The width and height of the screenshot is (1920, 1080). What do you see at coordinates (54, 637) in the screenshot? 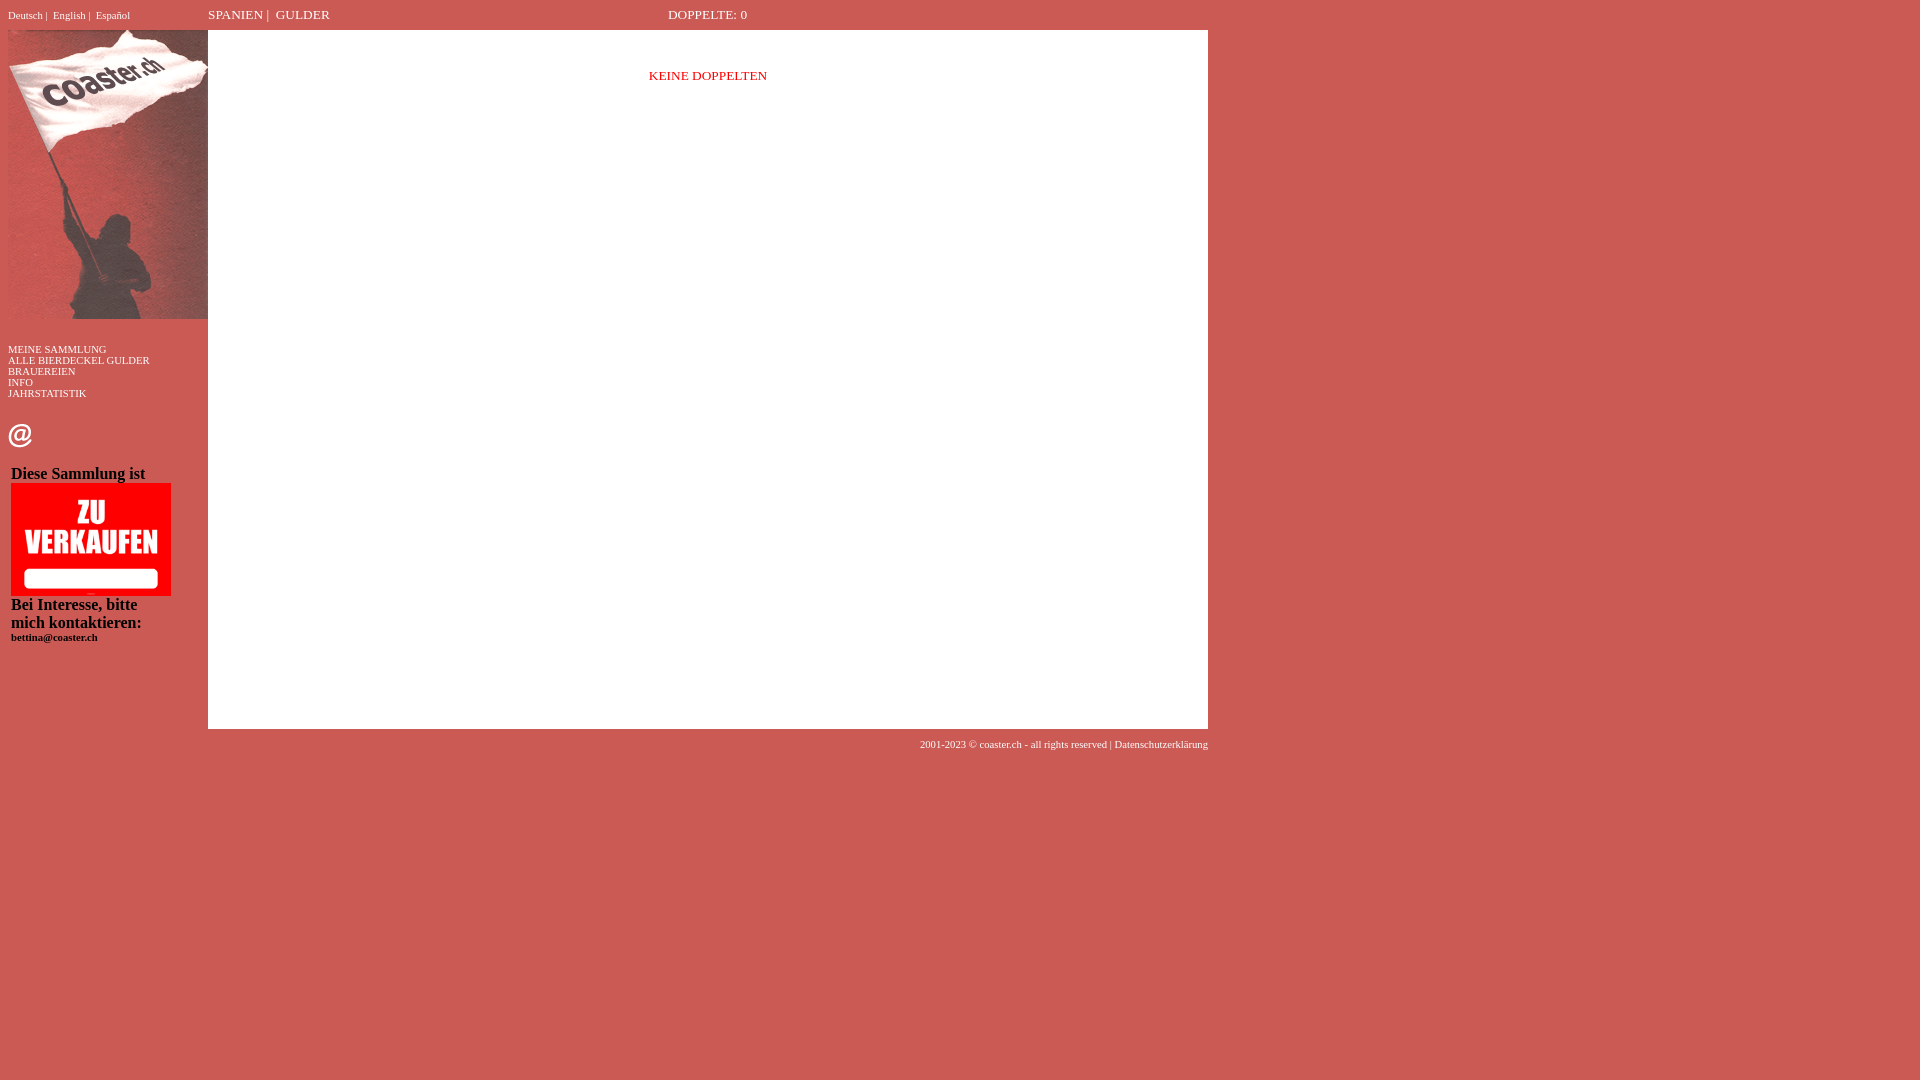
I see `'bettina@coaster.ch'` at bounding box center [54, 637].